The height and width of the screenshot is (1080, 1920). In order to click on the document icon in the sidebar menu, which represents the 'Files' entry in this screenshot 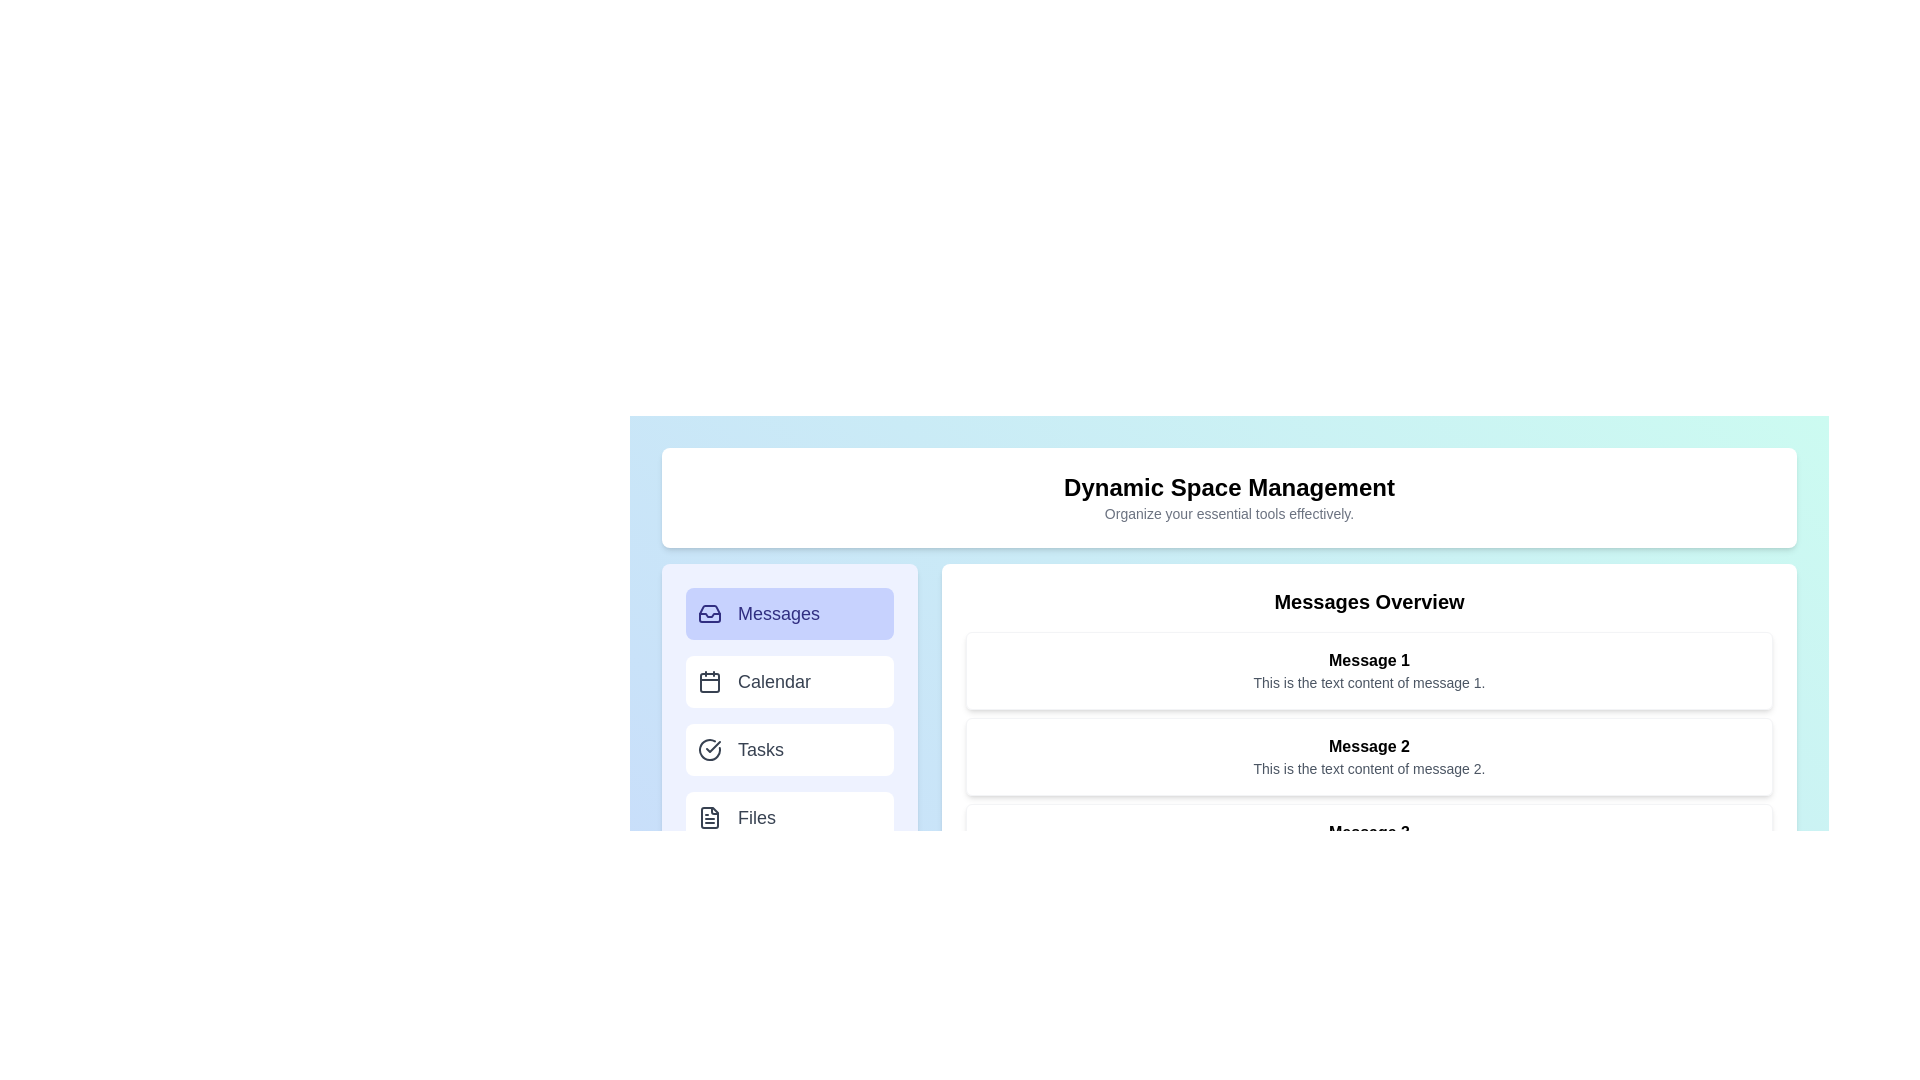, I will do `click(710, 817)`.